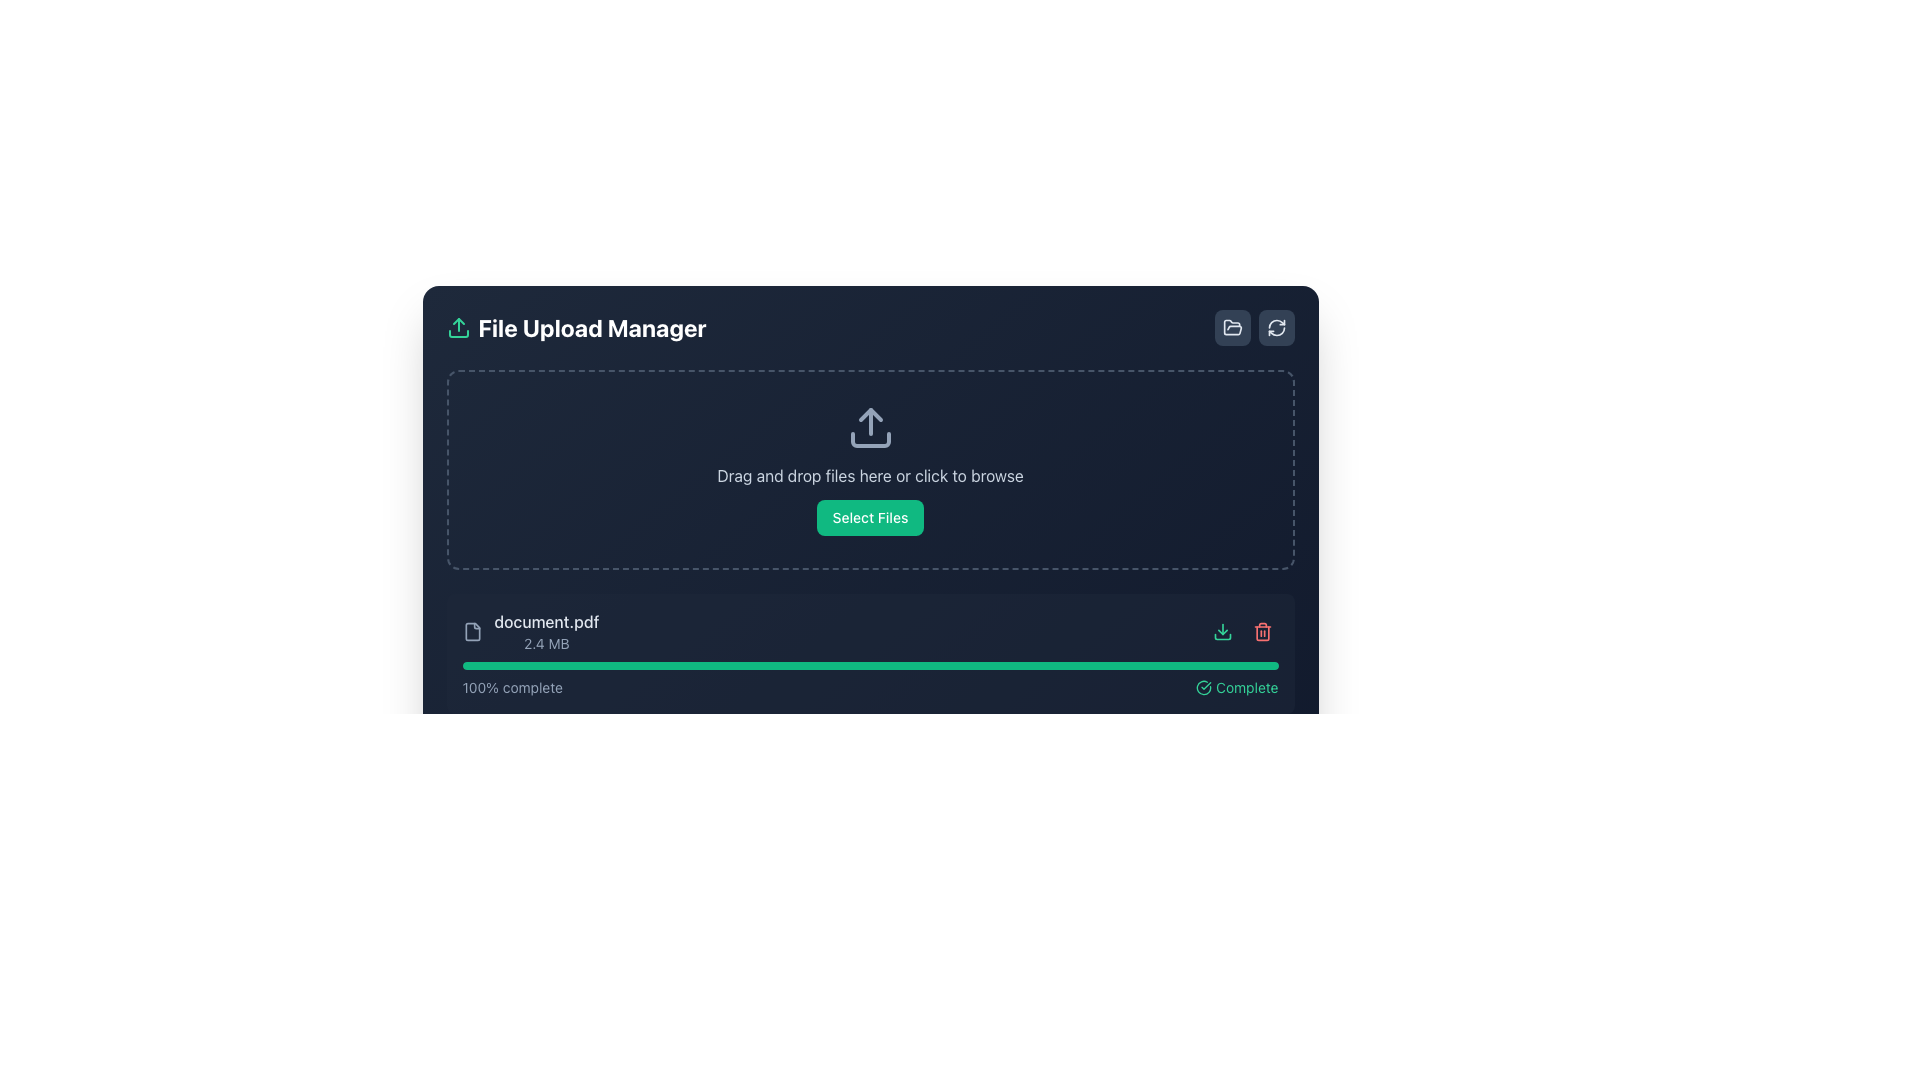 The height and width of the screenshot is (1080, 1920). I want to click on the vibrant green 'Select Files' button with rounded corners for visual feedback, so click(870, 516).